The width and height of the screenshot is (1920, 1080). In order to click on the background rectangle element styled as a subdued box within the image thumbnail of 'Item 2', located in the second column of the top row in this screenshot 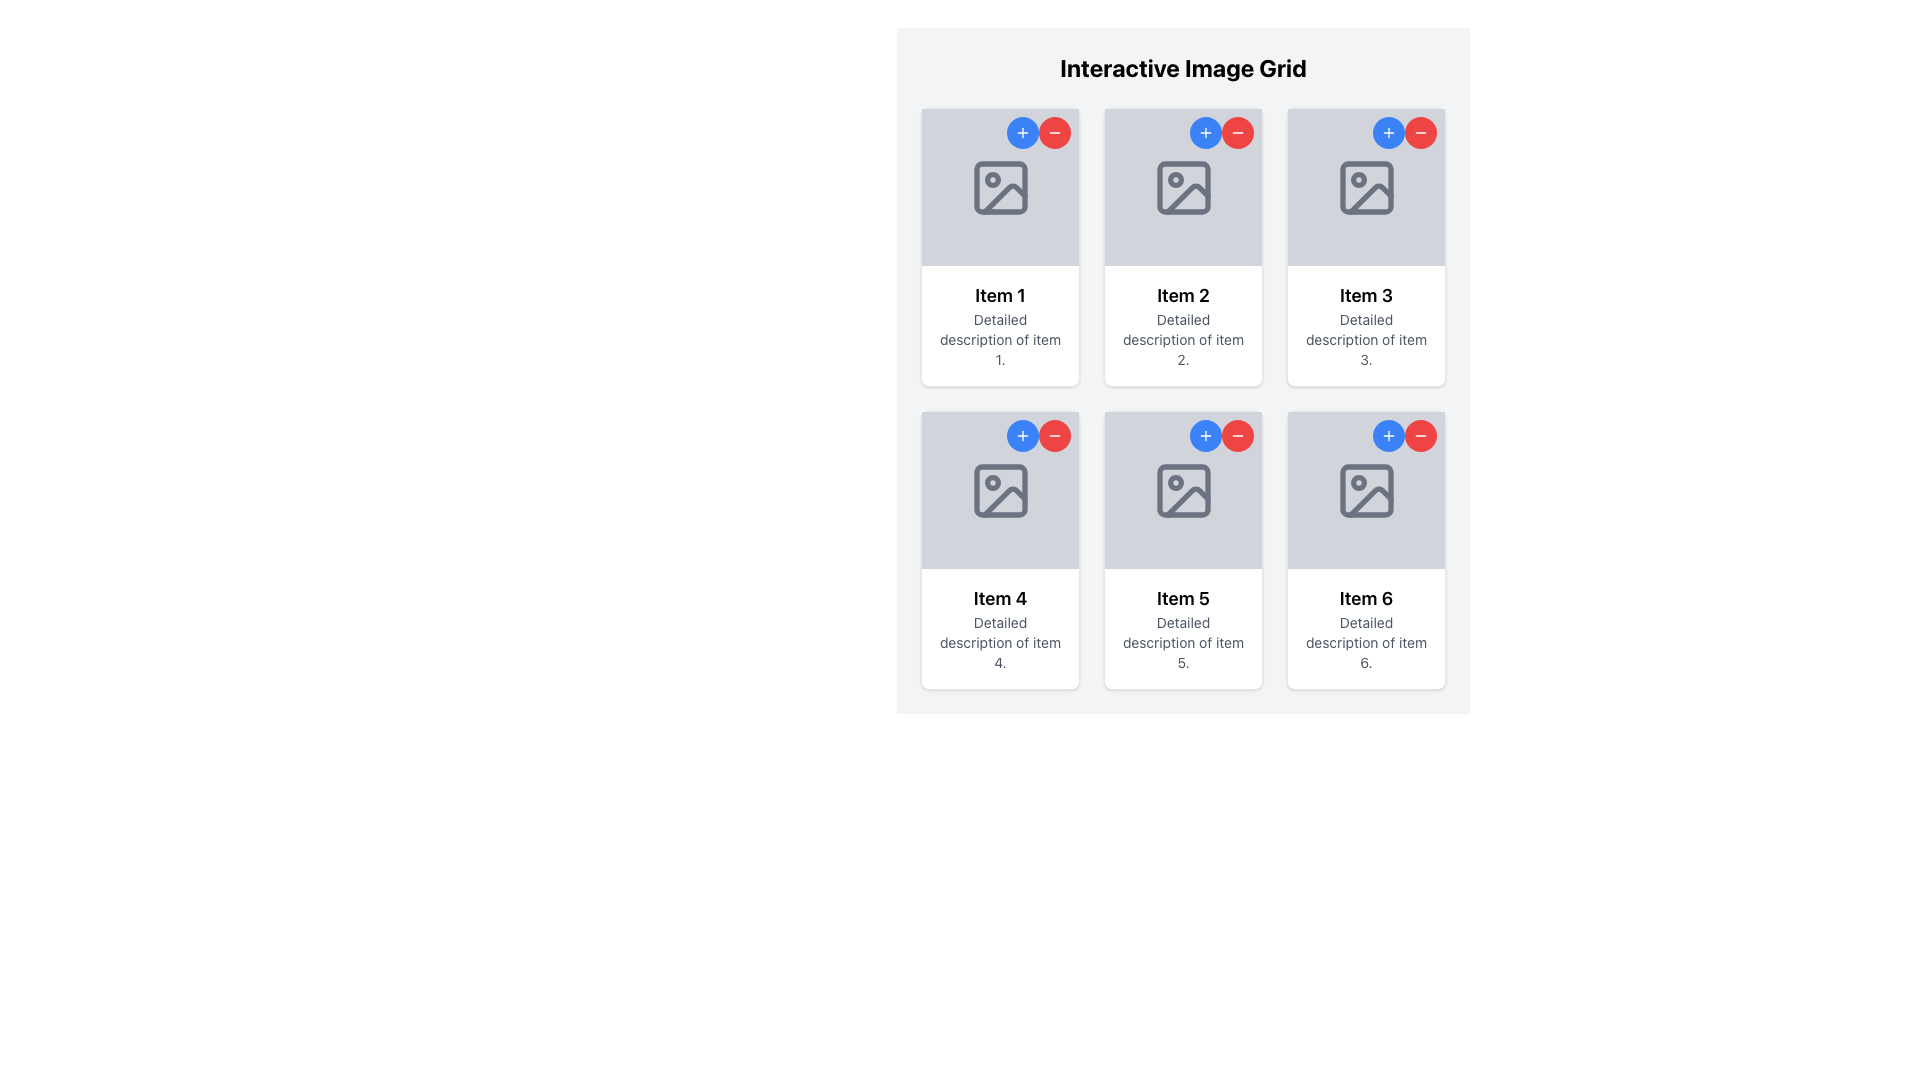, I will do `click(1183, 187)`.